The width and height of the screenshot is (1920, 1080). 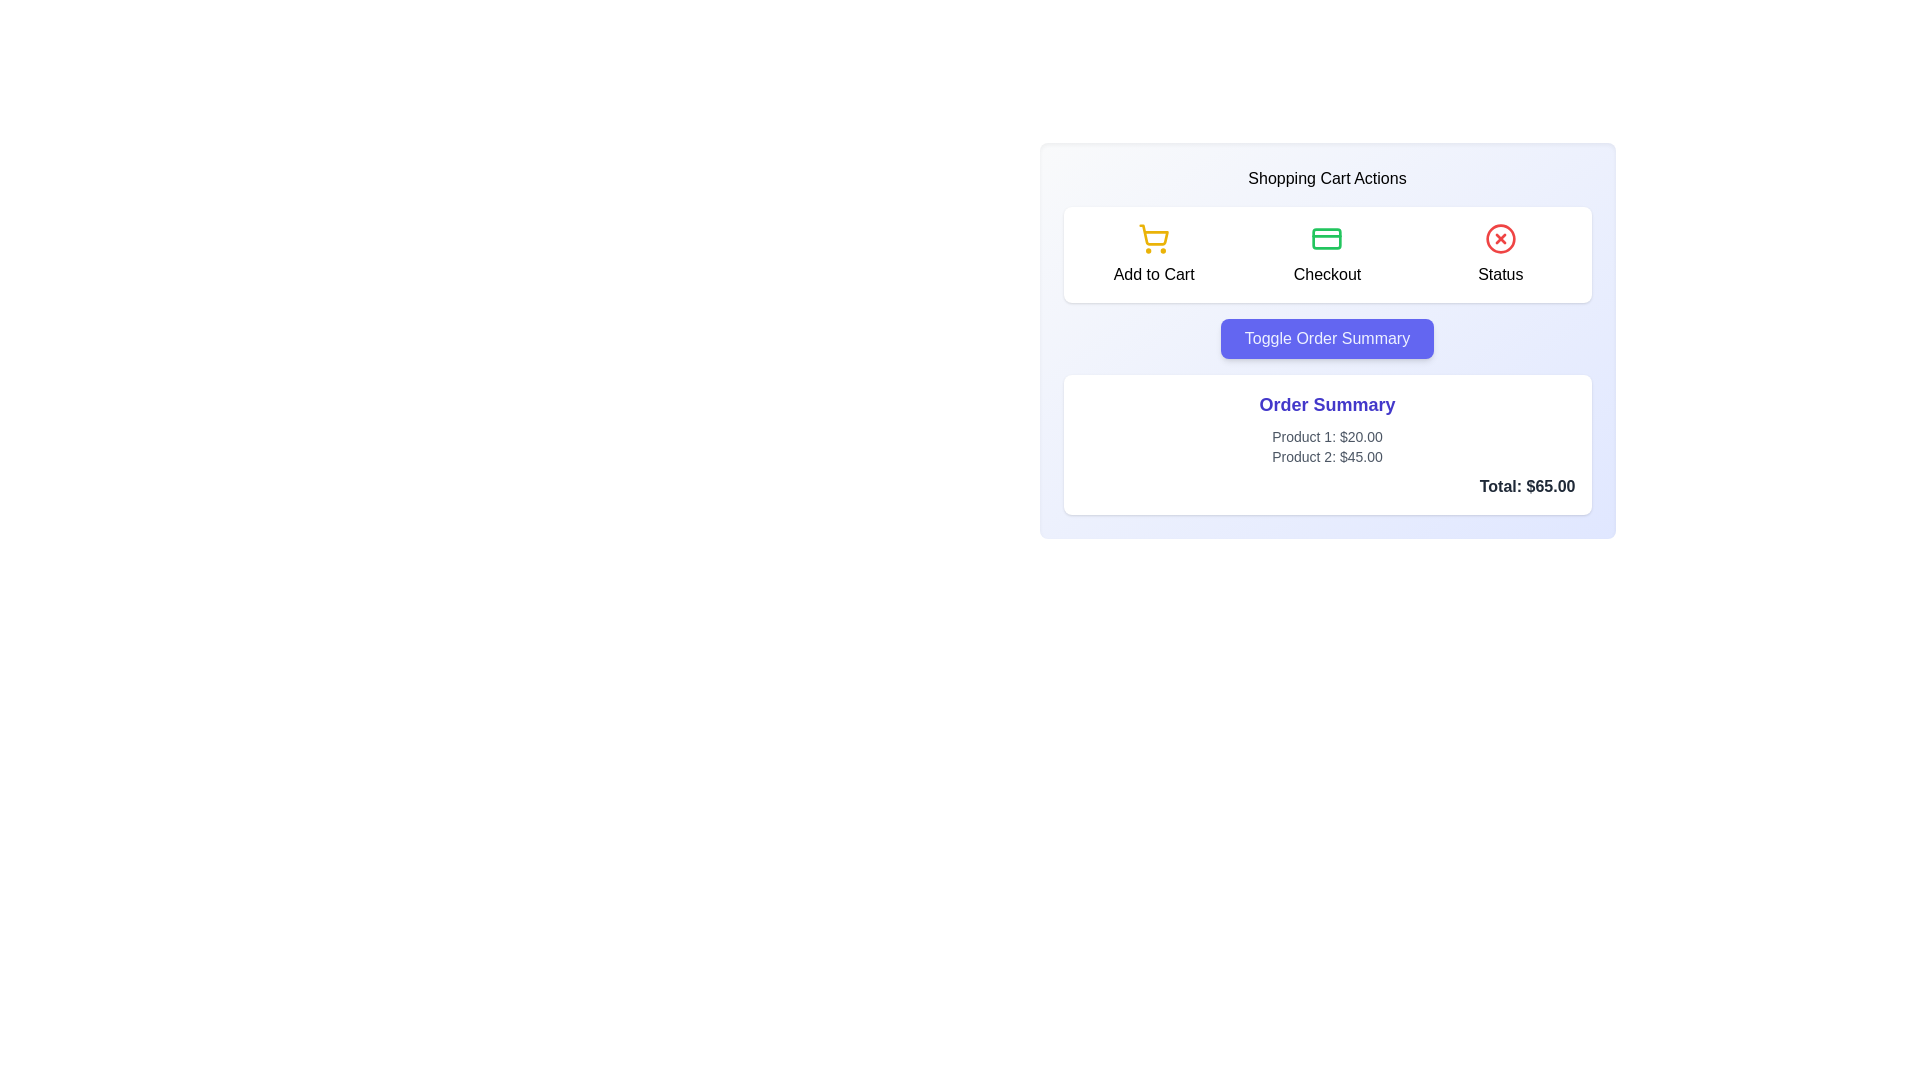 I want to click on assistive technology, so click(x=1327, y=446).